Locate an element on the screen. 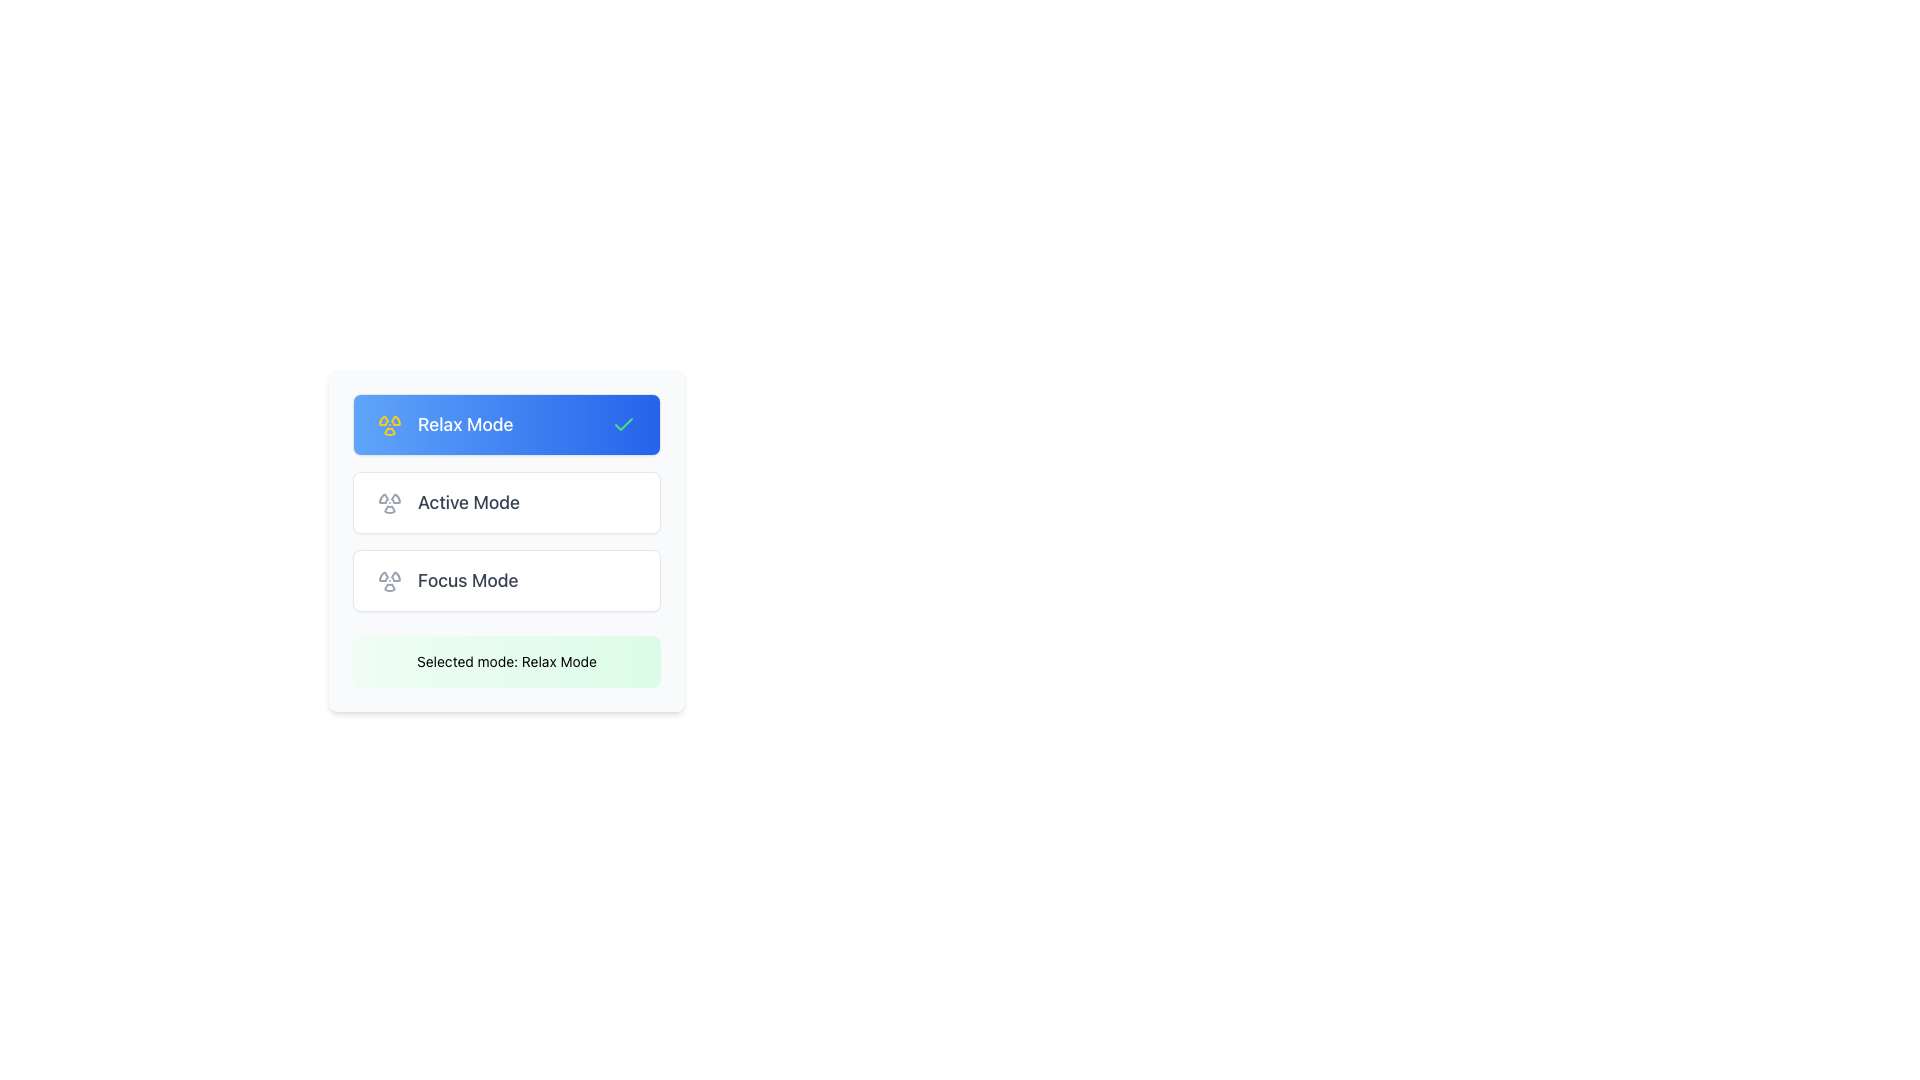 The height and width of the screenshot is (1080, 1920). displayed text 'Selected mode: Relax Mode' from the text label with a light green gradient background located at the bottom of the selectable options is located at coordinates (507, 662).